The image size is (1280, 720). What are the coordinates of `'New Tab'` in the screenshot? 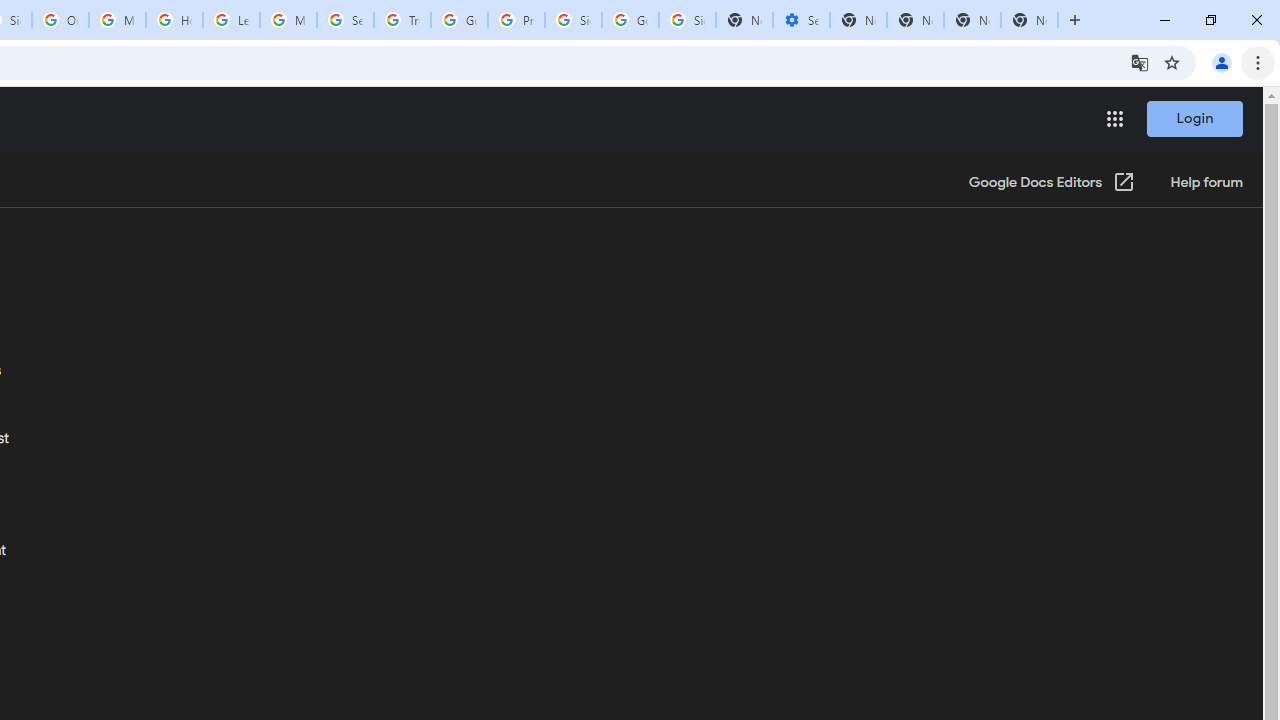 It's located at (1029, 20).